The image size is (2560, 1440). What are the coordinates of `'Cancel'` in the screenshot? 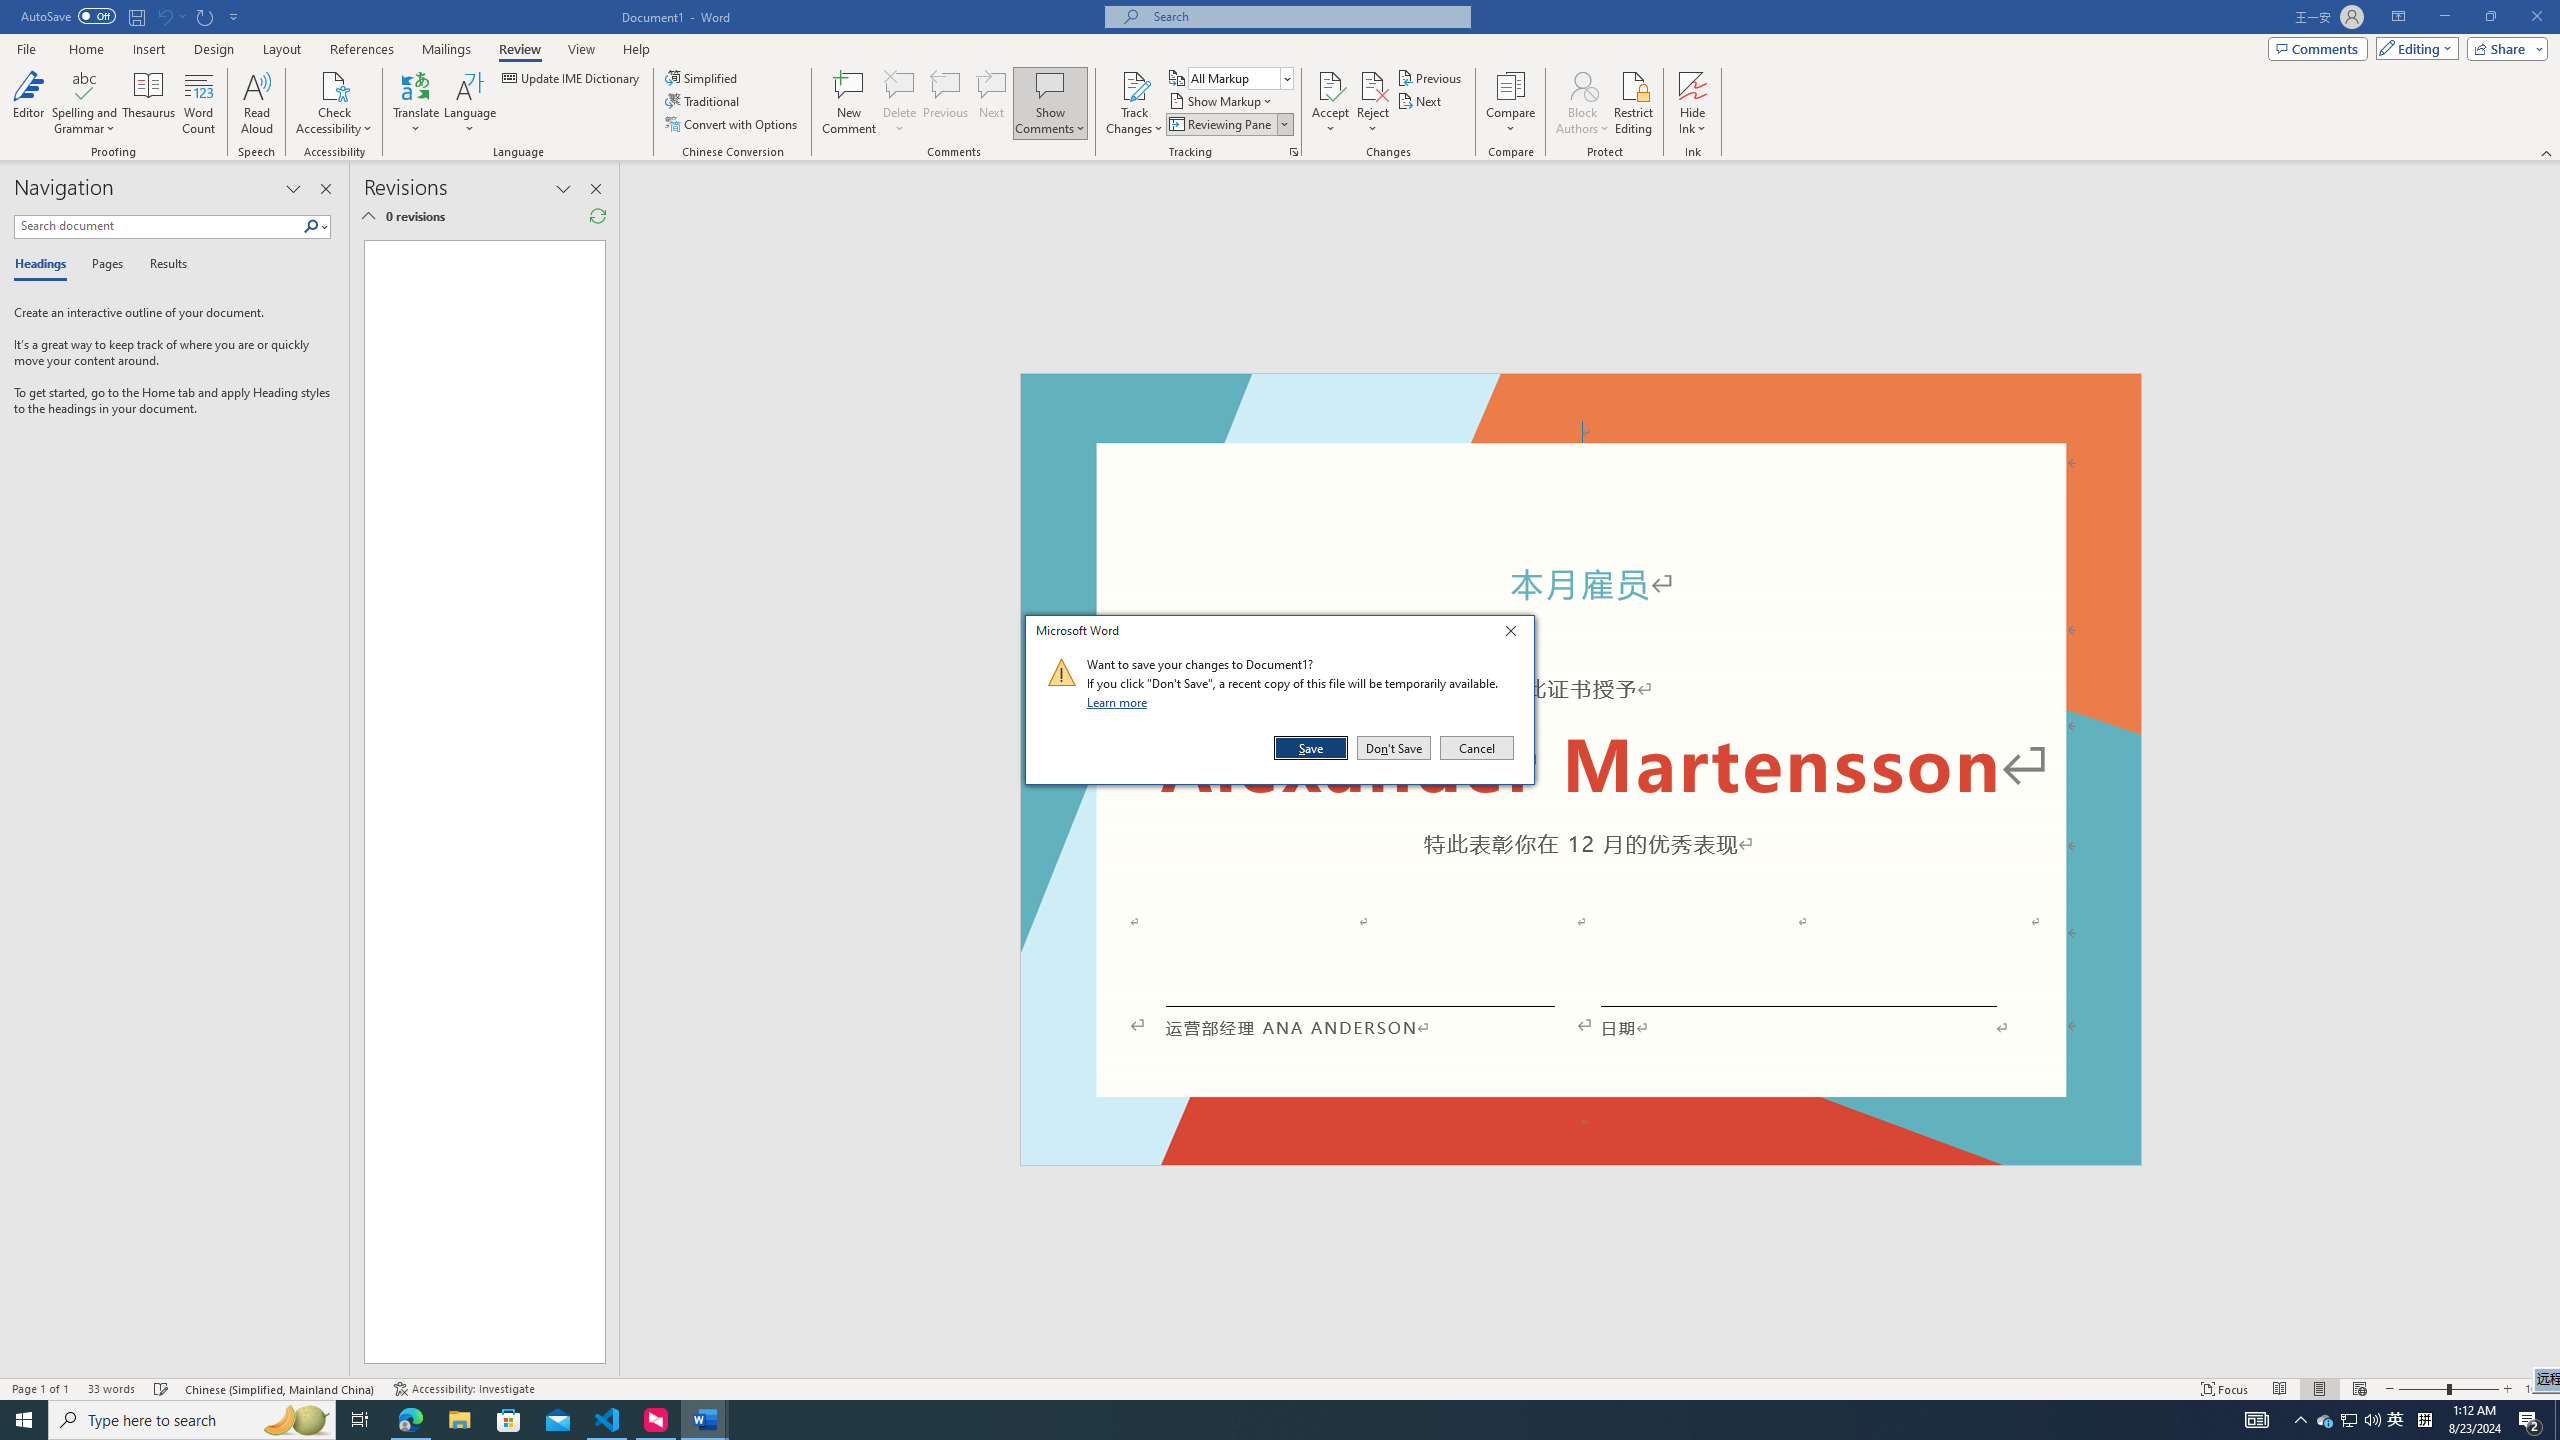 It's located at (1475, 747).